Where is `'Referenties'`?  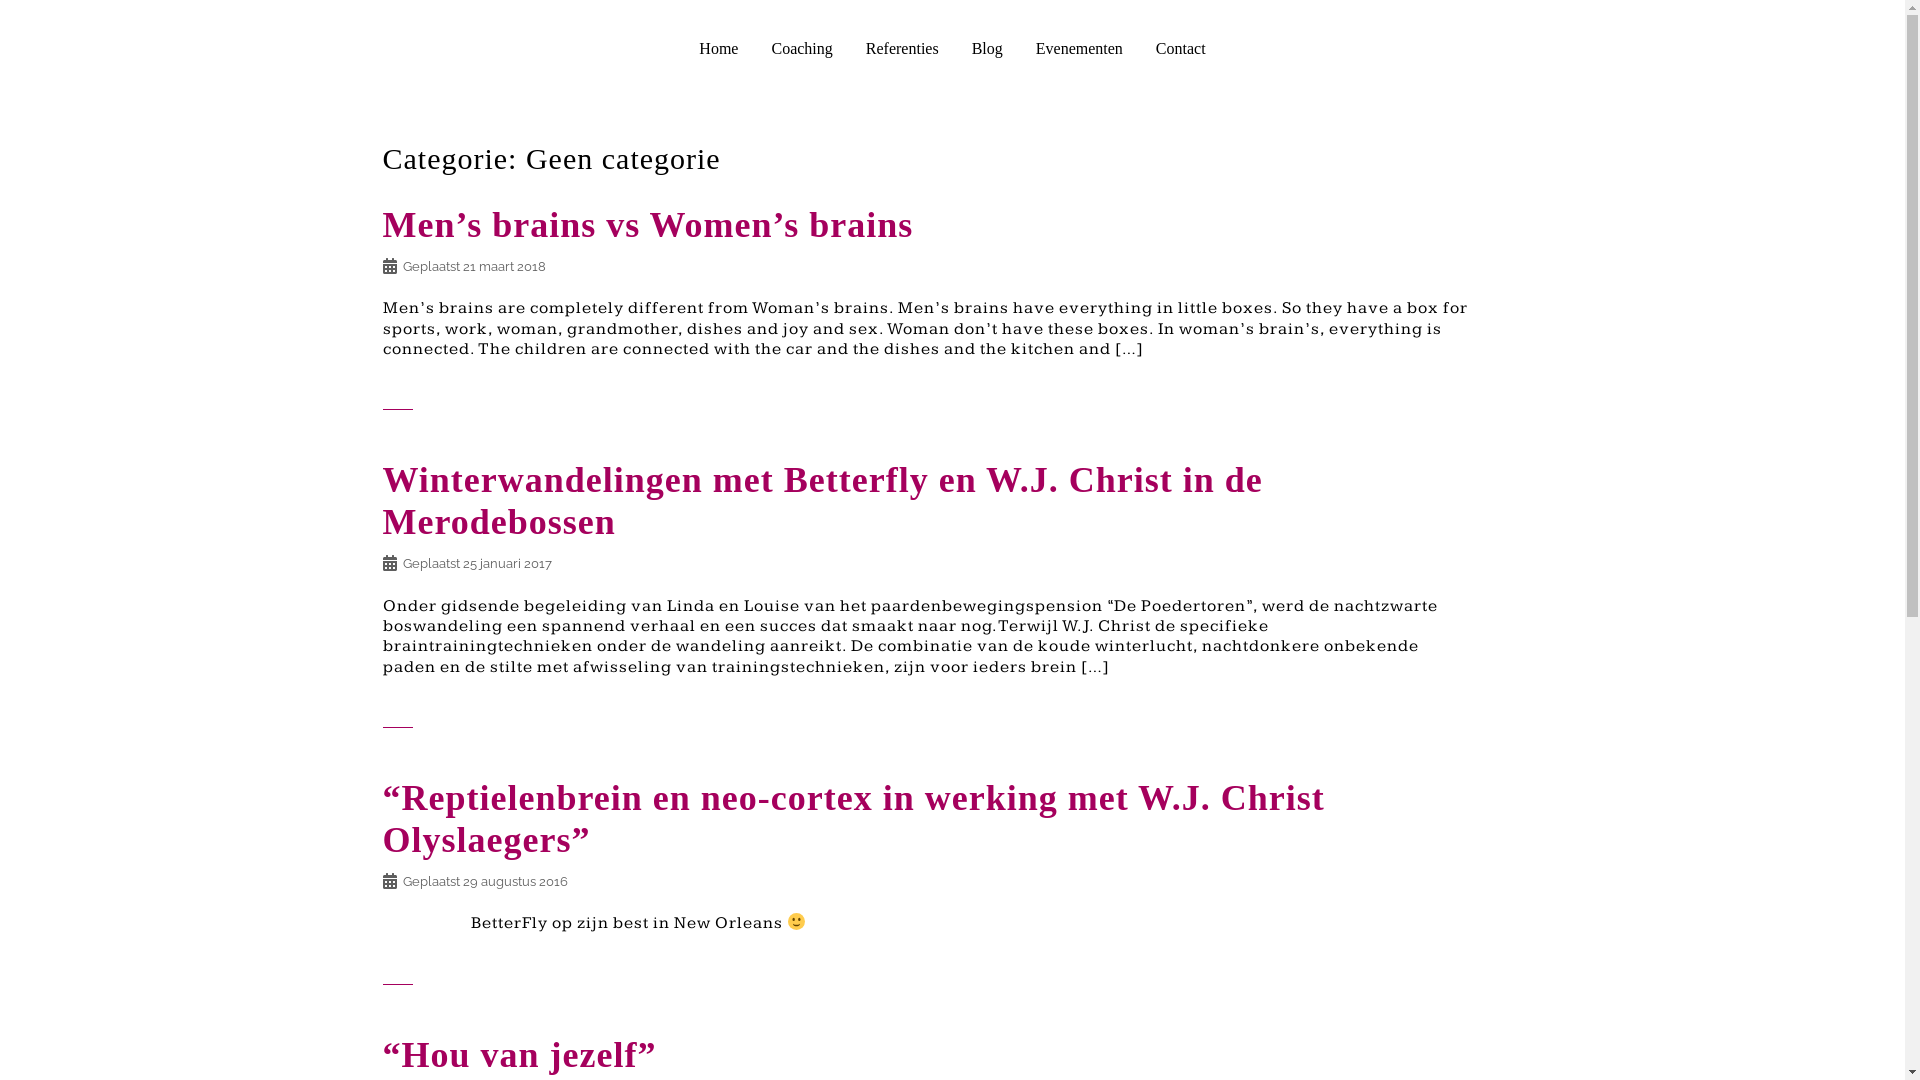
'Referenties' is located at coordinates (901, 47).